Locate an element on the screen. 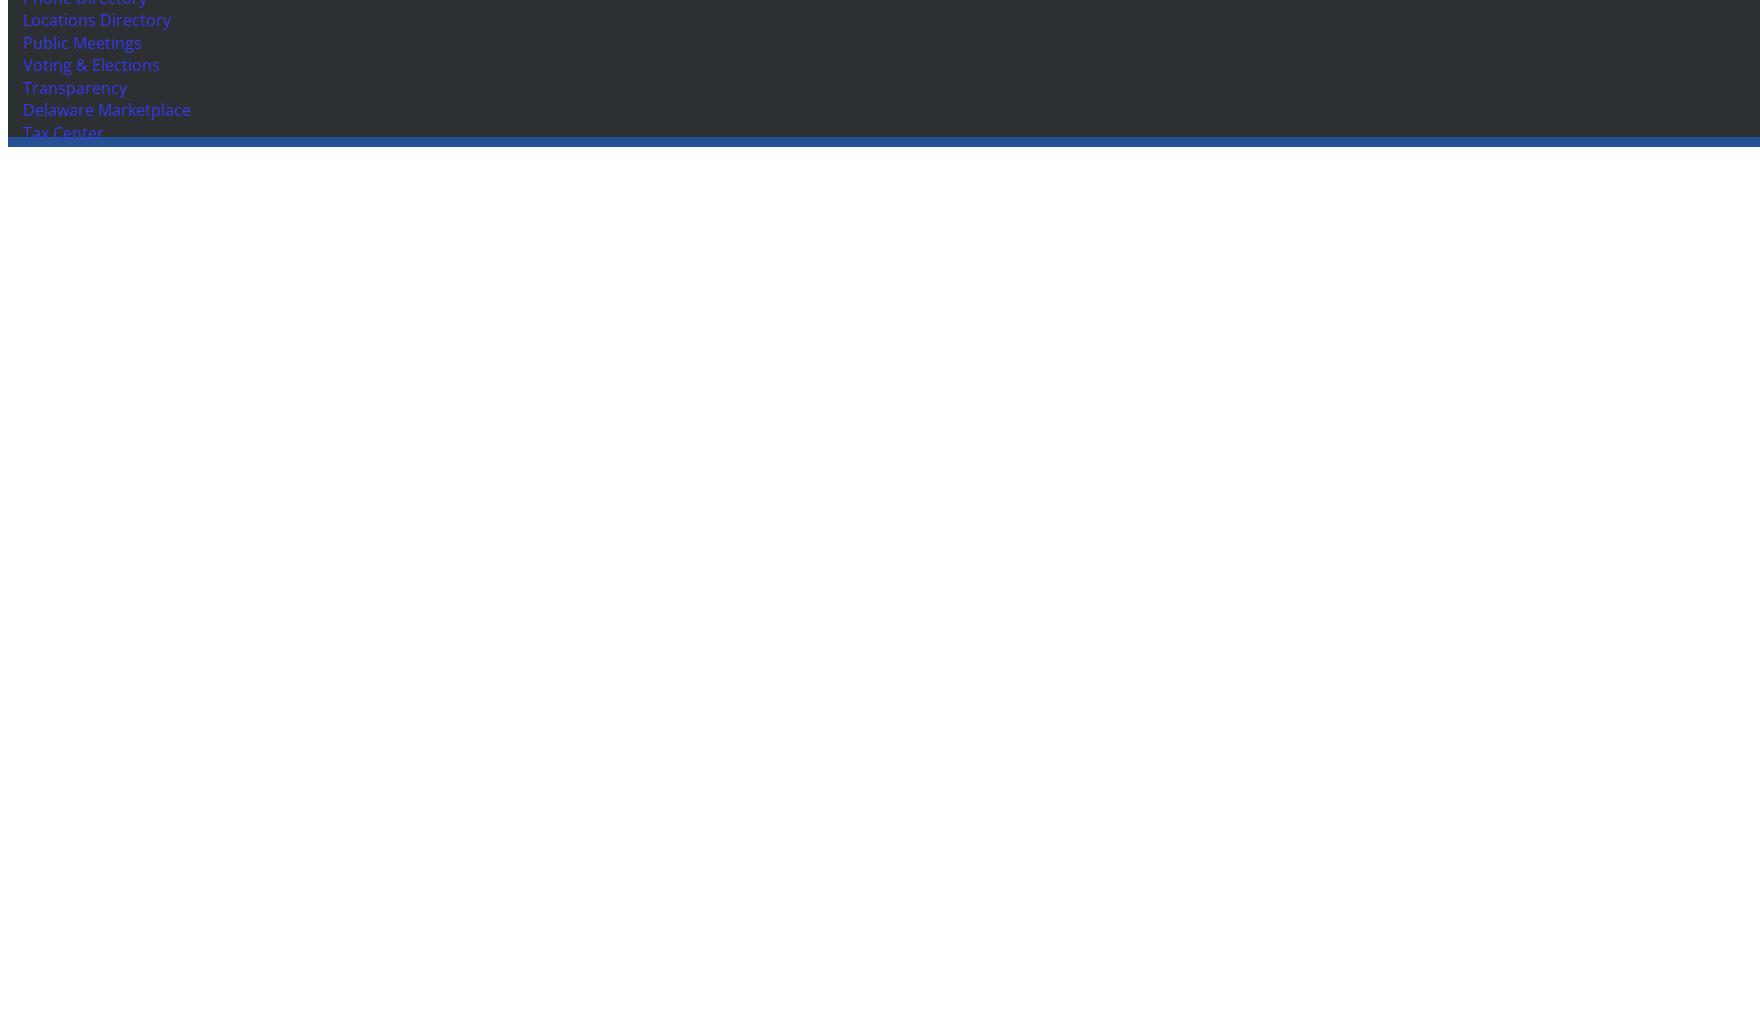 The width and height of the screenshot is (1760, 1010). 'Withholding Tax' is located at coordinates (79, 327).